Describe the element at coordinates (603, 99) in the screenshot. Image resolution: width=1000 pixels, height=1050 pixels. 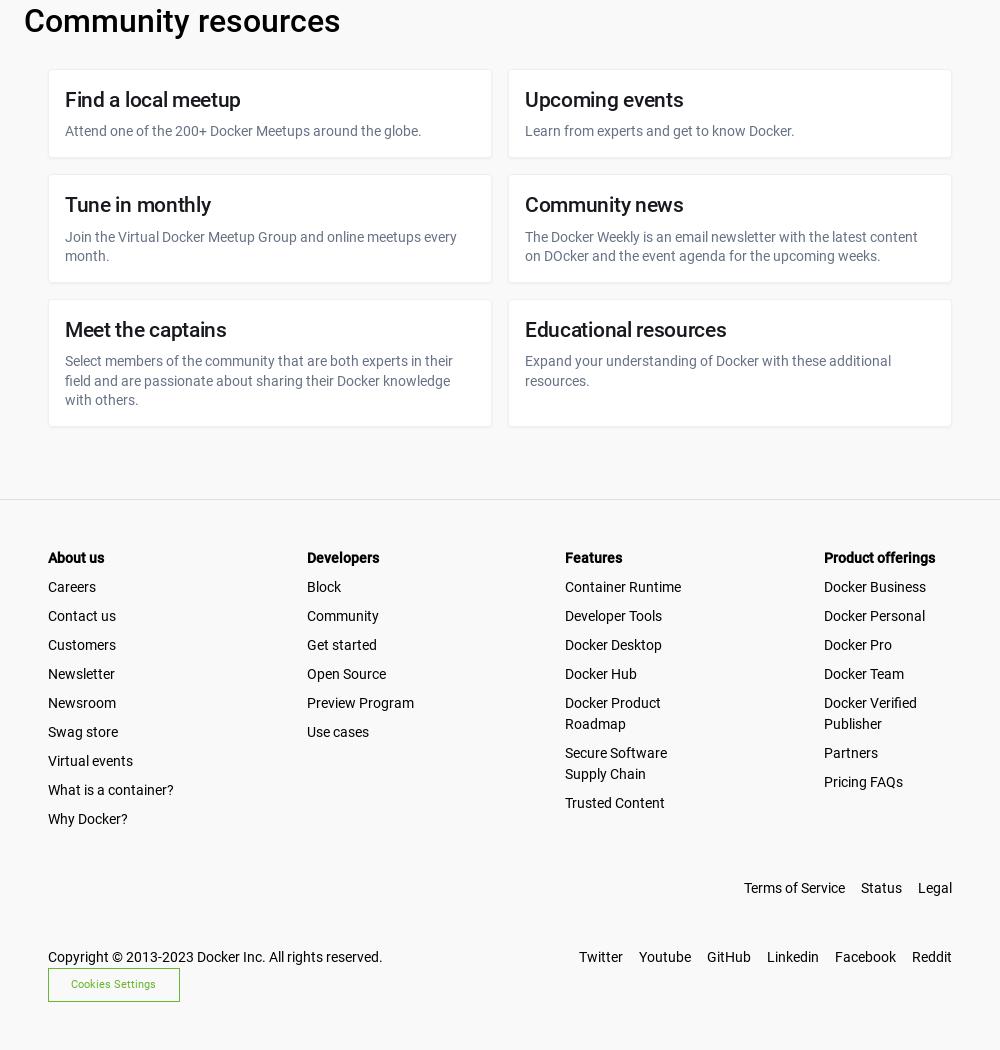
I see `'Upcoming events'` at that location.